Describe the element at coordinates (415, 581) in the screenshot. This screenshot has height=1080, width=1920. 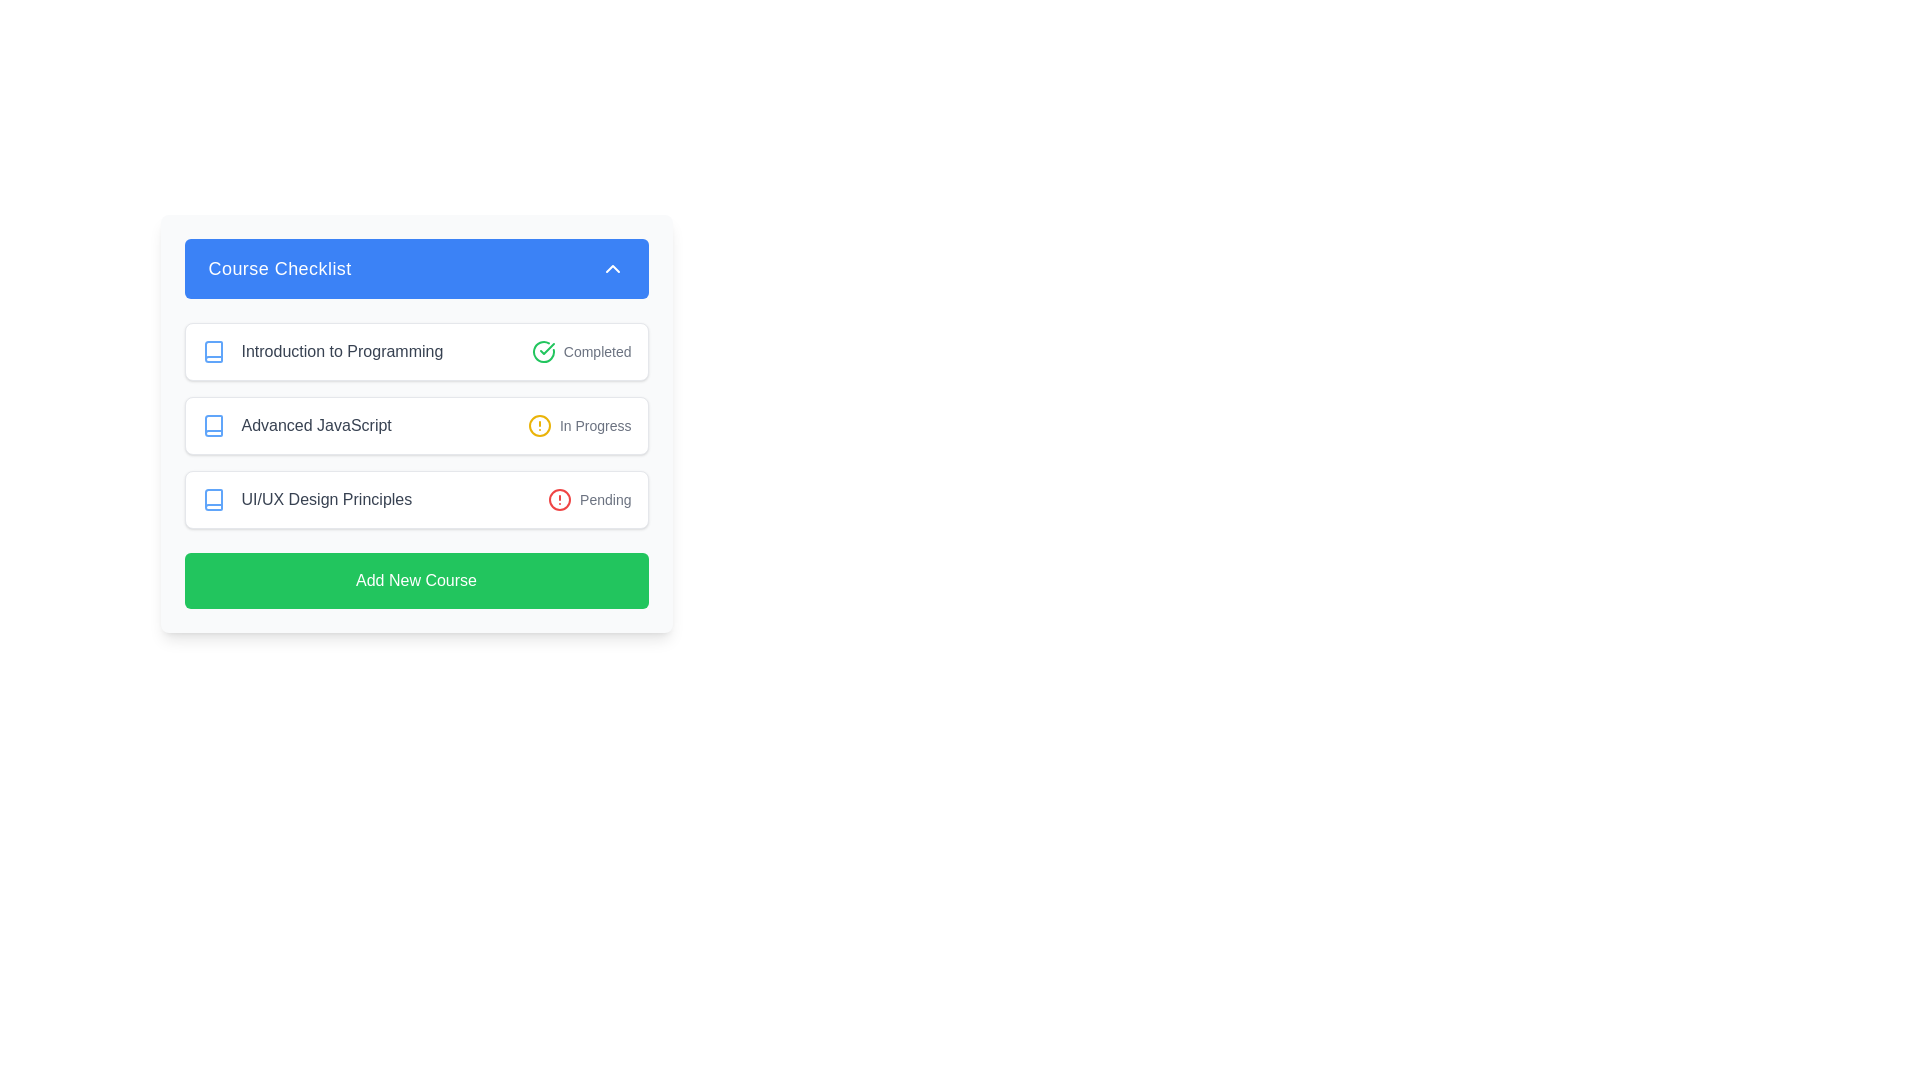
I see `the button located at the bottom of the checklist card that initiates the process` at that location.